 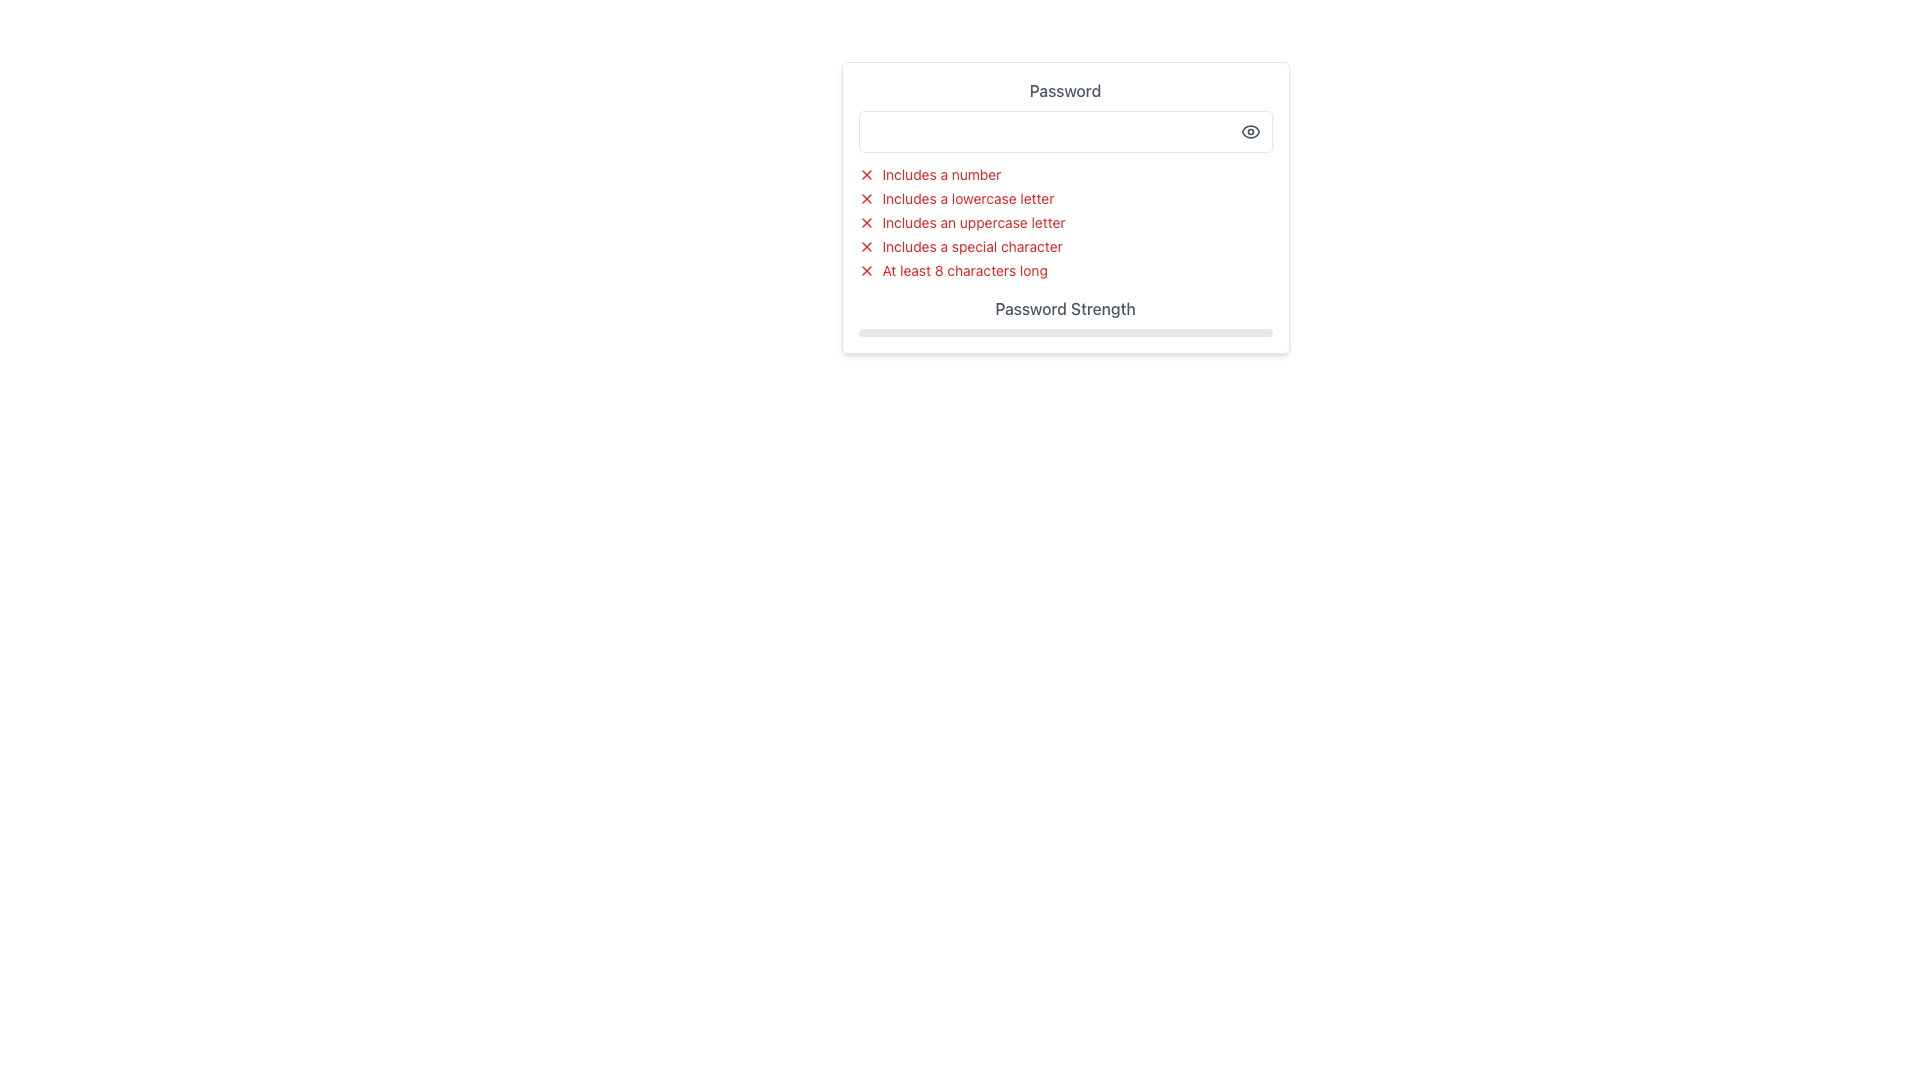 I want to click on the text element that conveys the requirement for having a special character in the password, which is the fourth item in a vertically arranged list of password guidelines, so click(x=972, y=245).